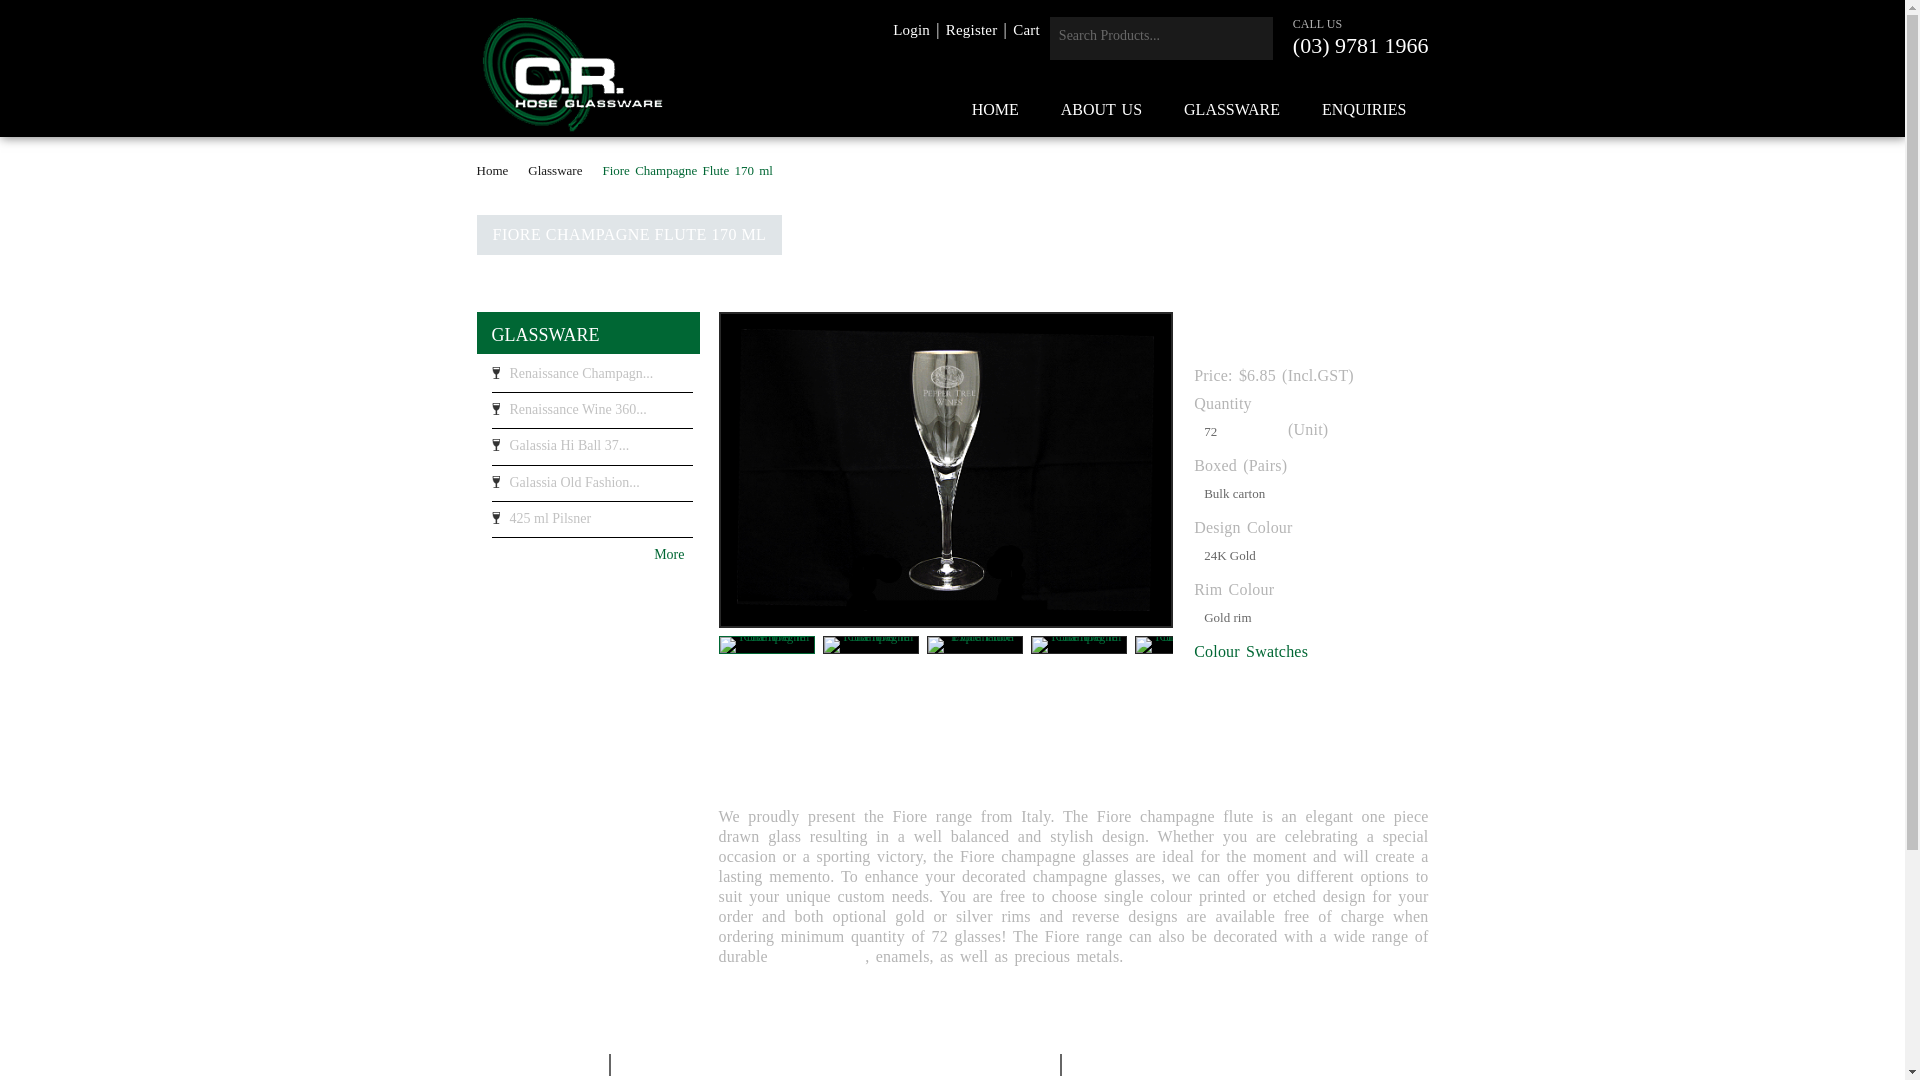  Describe the element at coordinates (498, 169) in the screenshot. I see `'Home'` at that location.